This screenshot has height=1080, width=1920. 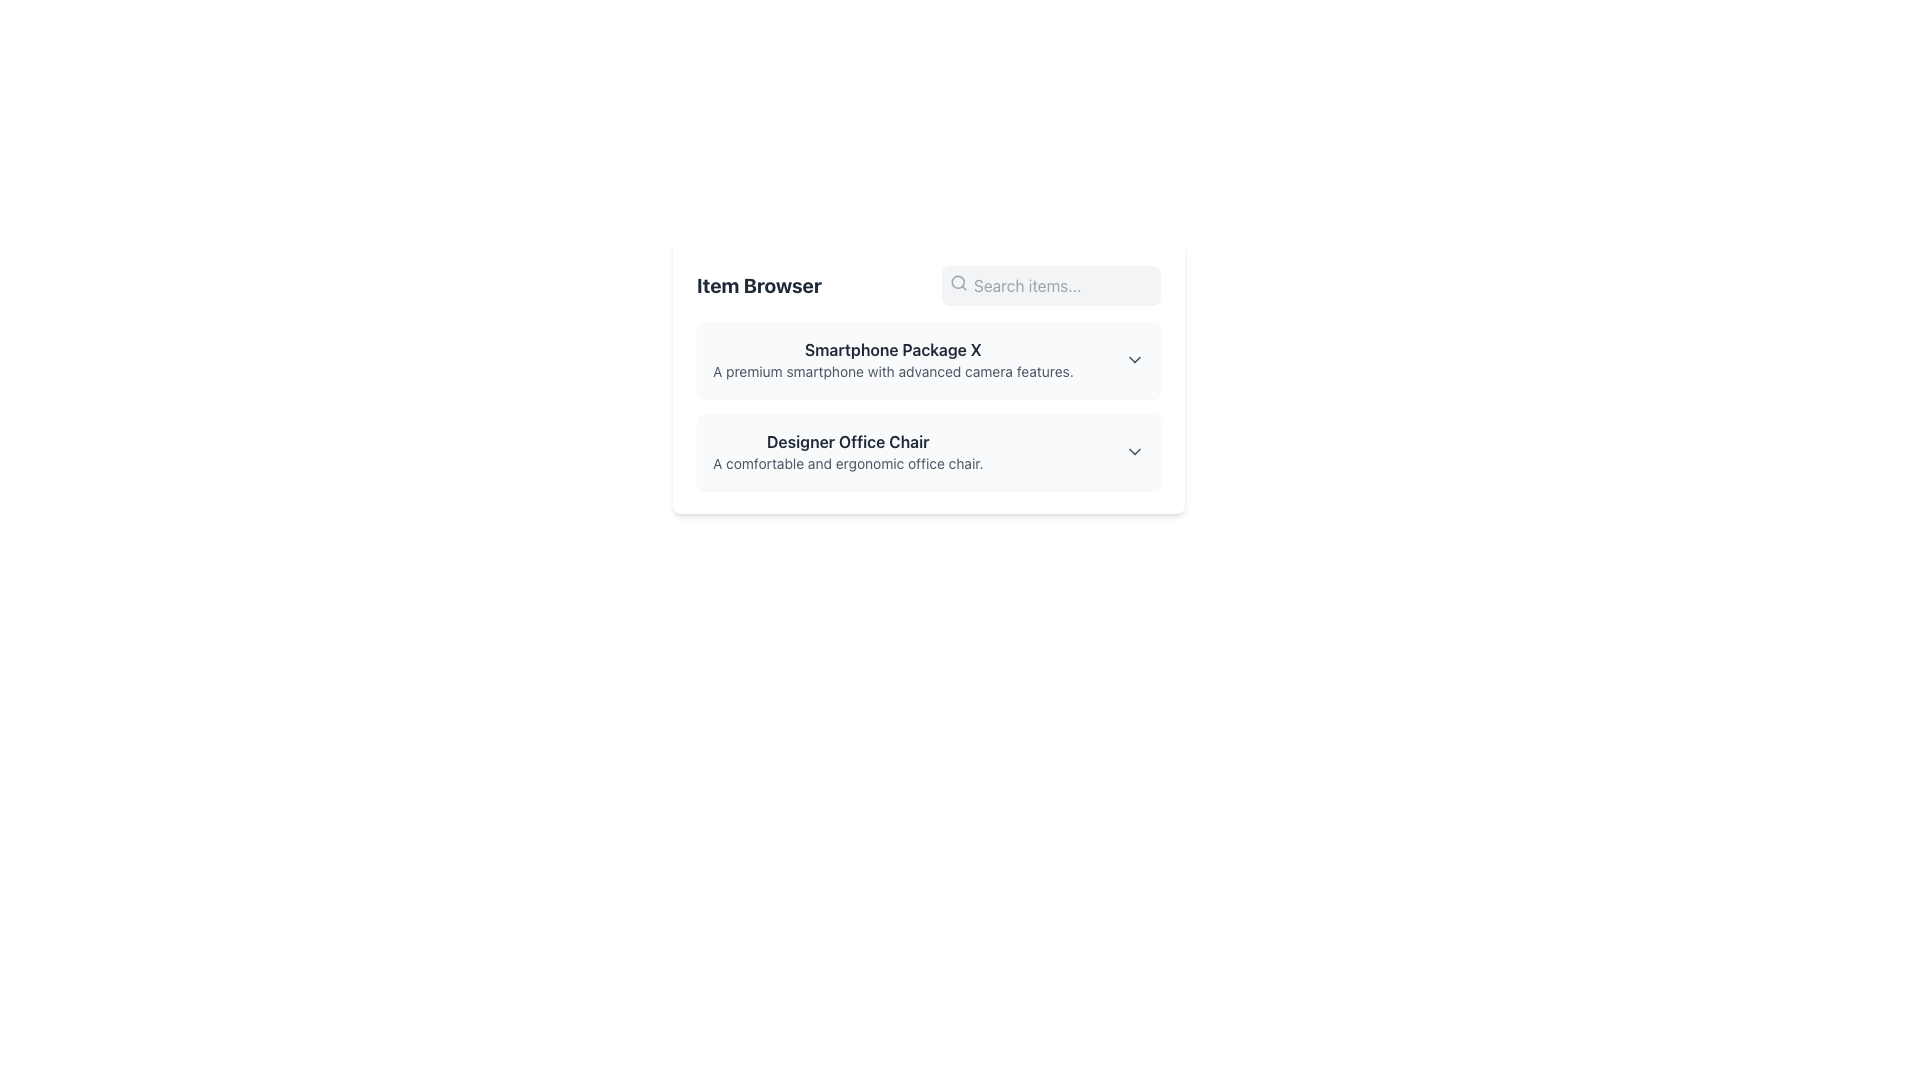 I want to click on title 'Designer Office Chair' and the description 'A comfortable and ergonomic office chair.' from the text block located under the header 'Item Browser' and below 'Smartphone Package X', so click(x=848, y=451).